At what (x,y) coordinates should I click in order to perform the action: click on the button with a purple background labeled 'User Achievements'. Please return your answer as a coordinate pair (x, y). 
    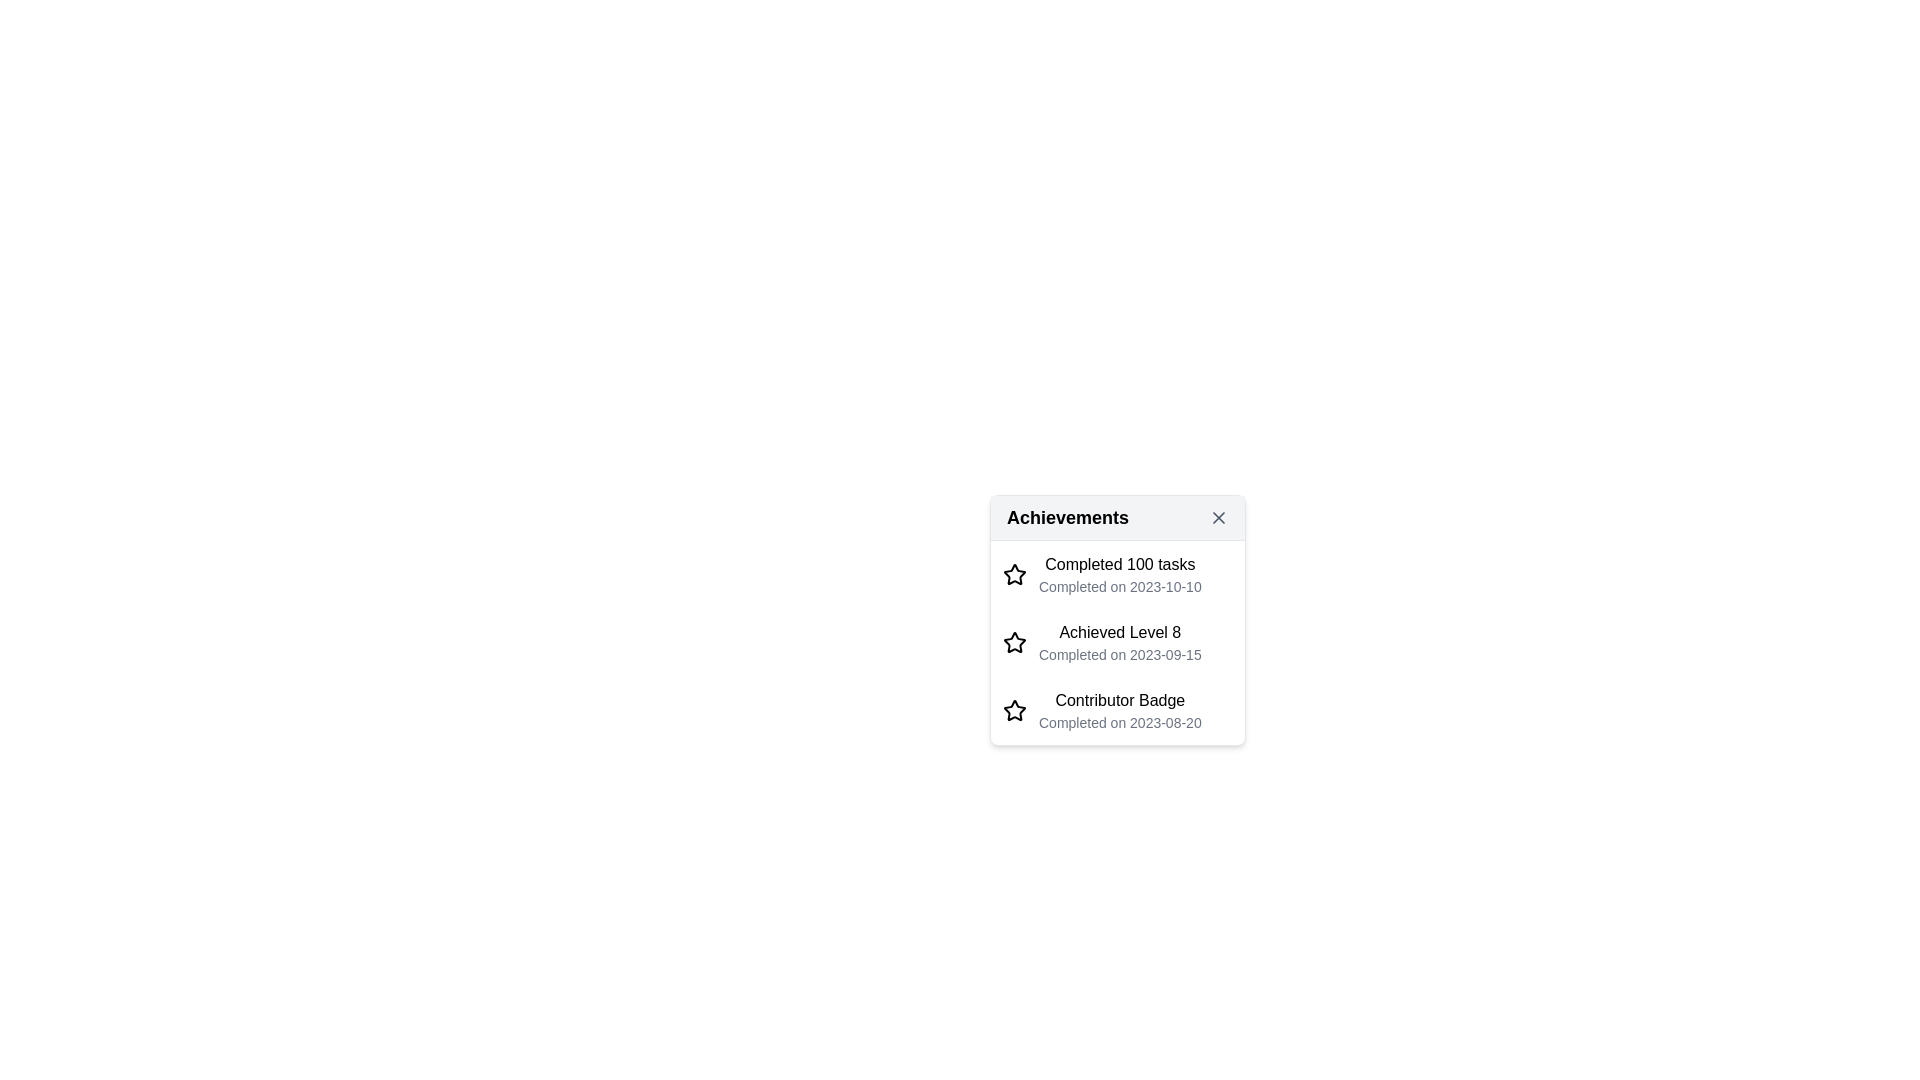
    Looking at the image, I should click on (1117, 611).